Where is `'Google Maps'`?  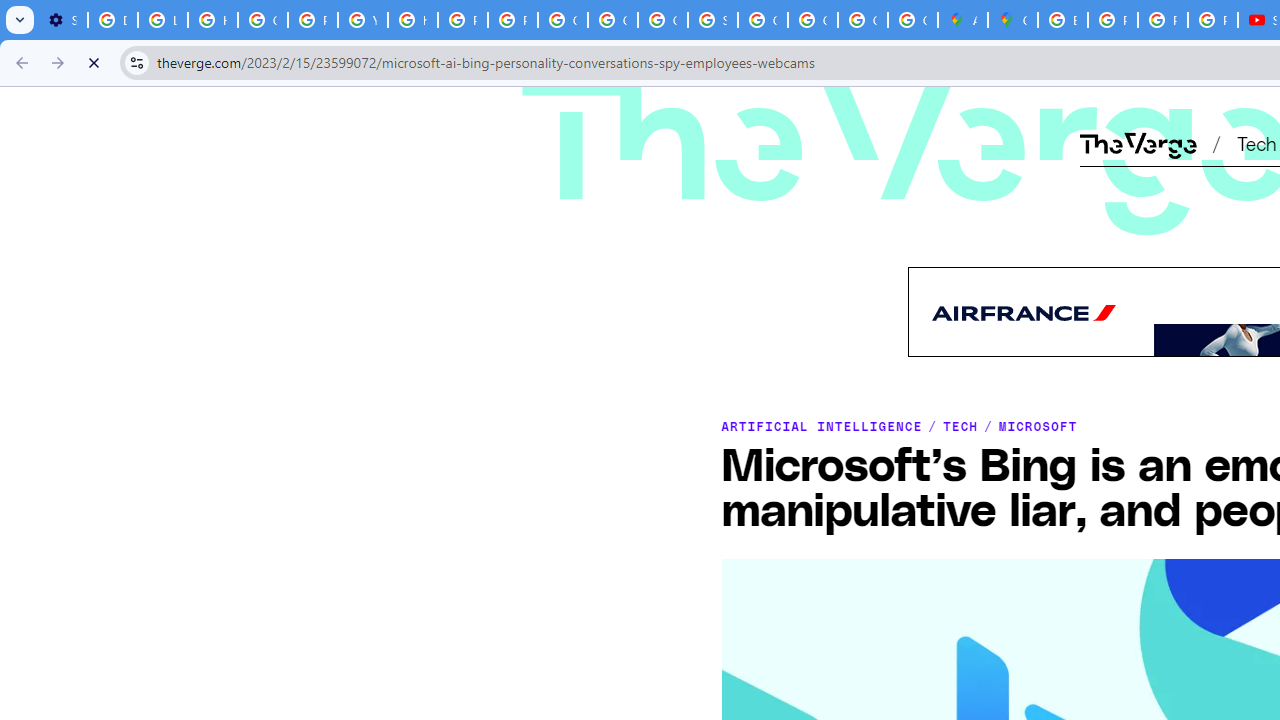 'Google Maps' is located at coordinates (1013, 20).